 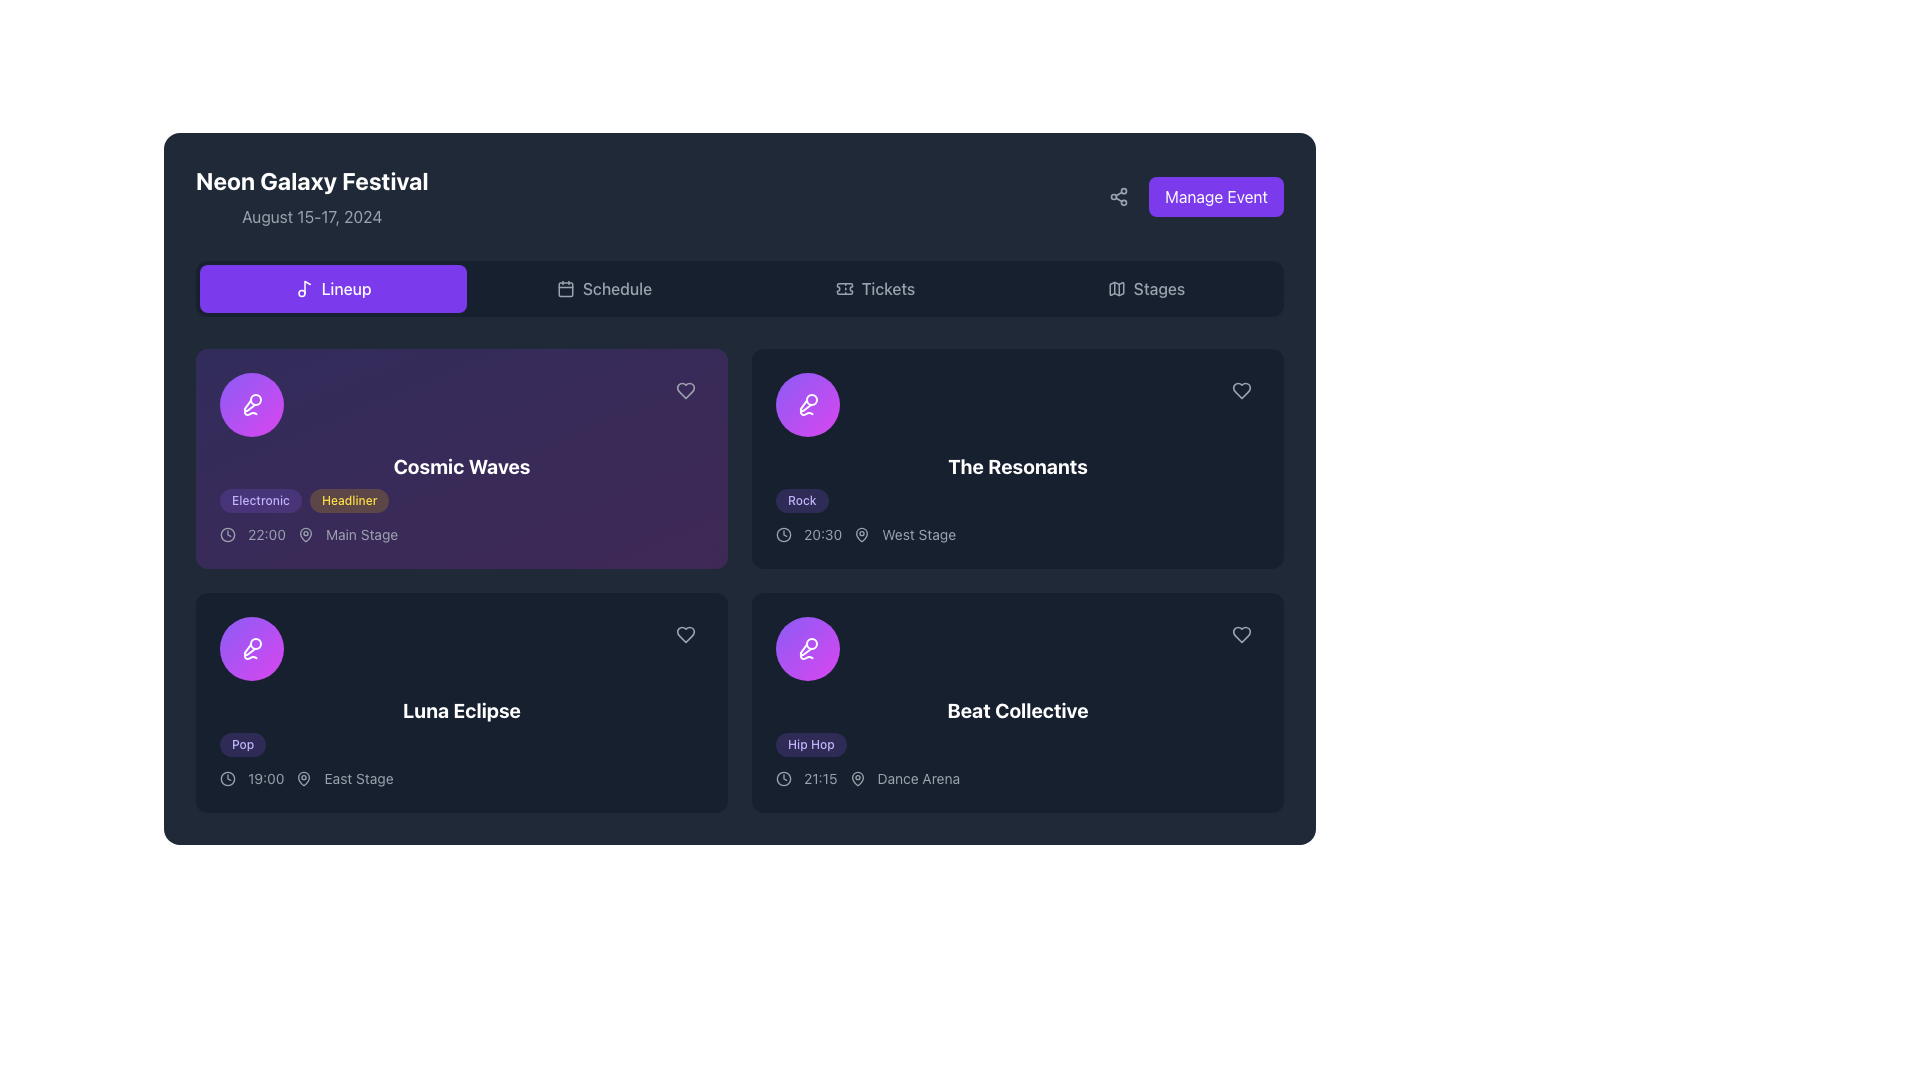 What do you see at coordinates (857, 778) in the screenshot?
I see `the 'Dance Arena' icon located in the event details section for 'Beat Collective', positioned to the right of the time '21:15'` at bounding box center [857, 778].